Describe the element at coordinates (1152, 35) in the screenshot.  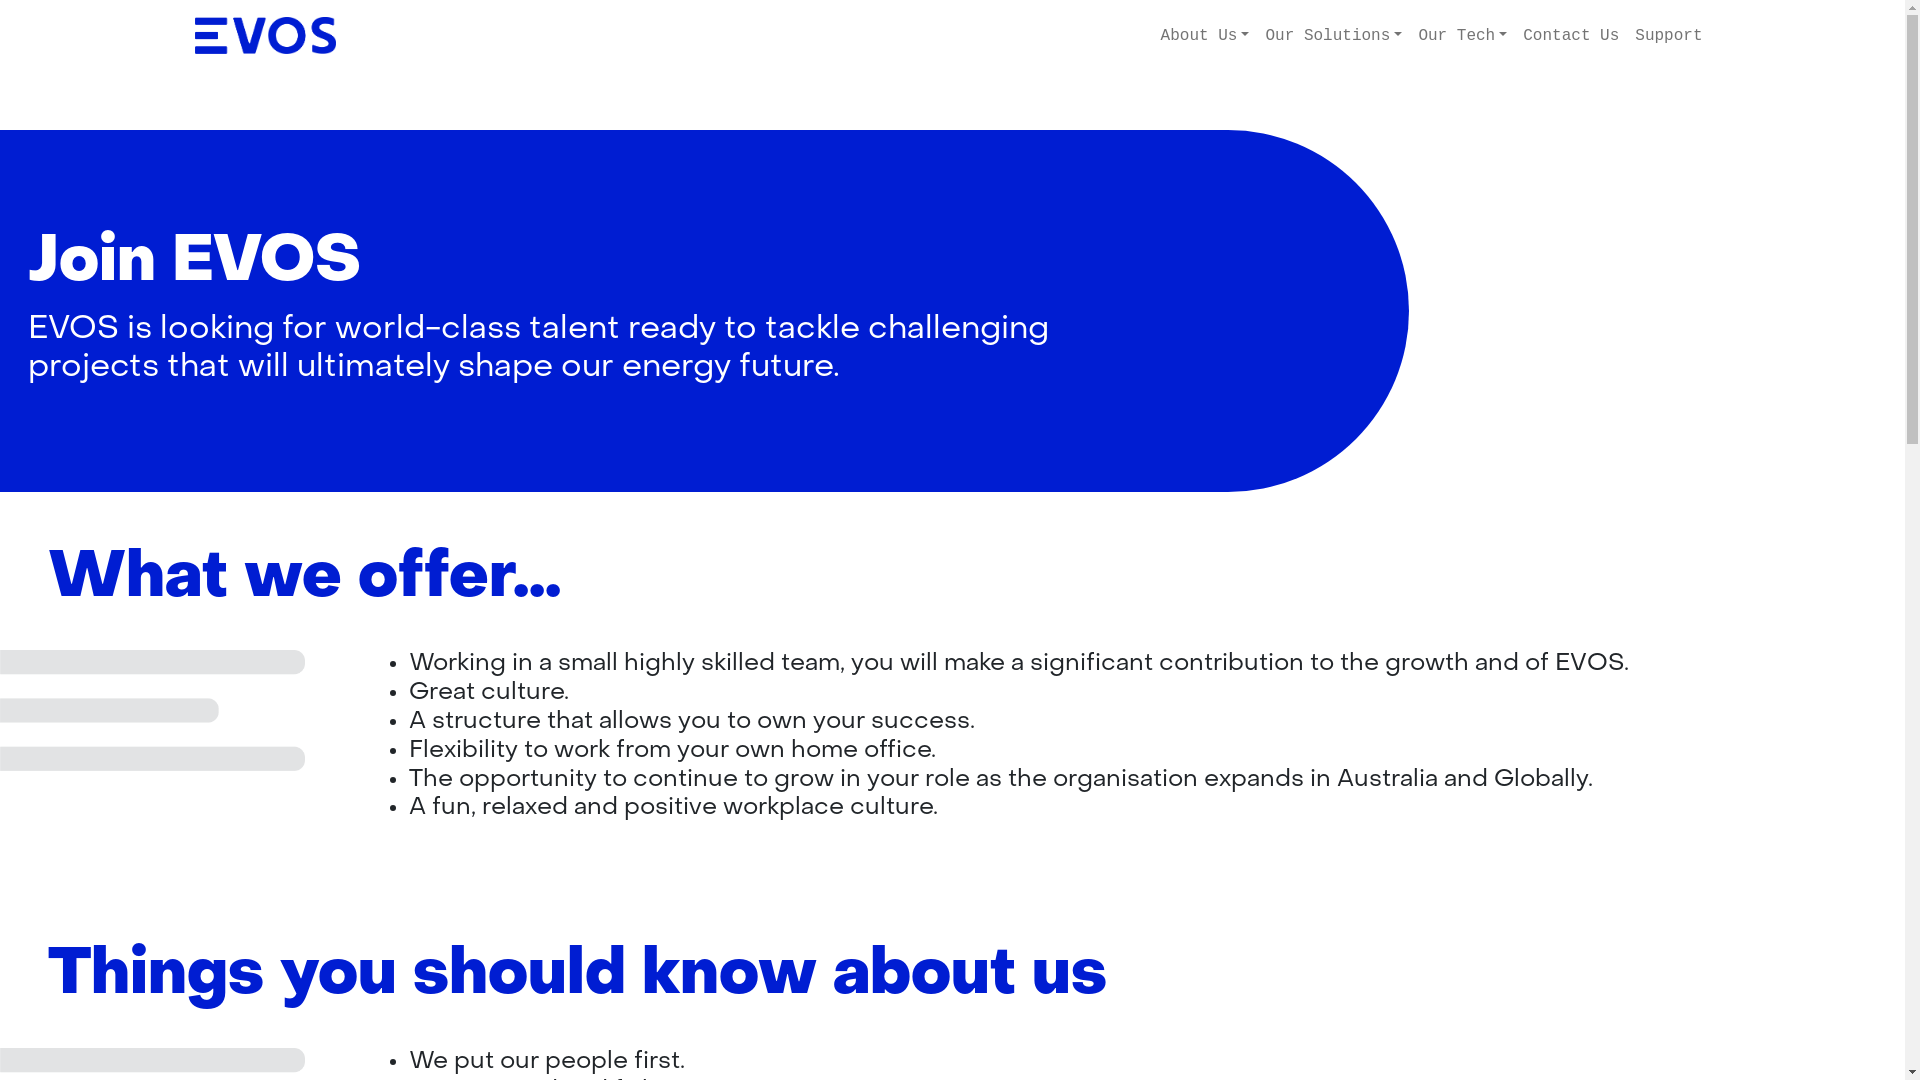
I see `'About Us'` at that location.